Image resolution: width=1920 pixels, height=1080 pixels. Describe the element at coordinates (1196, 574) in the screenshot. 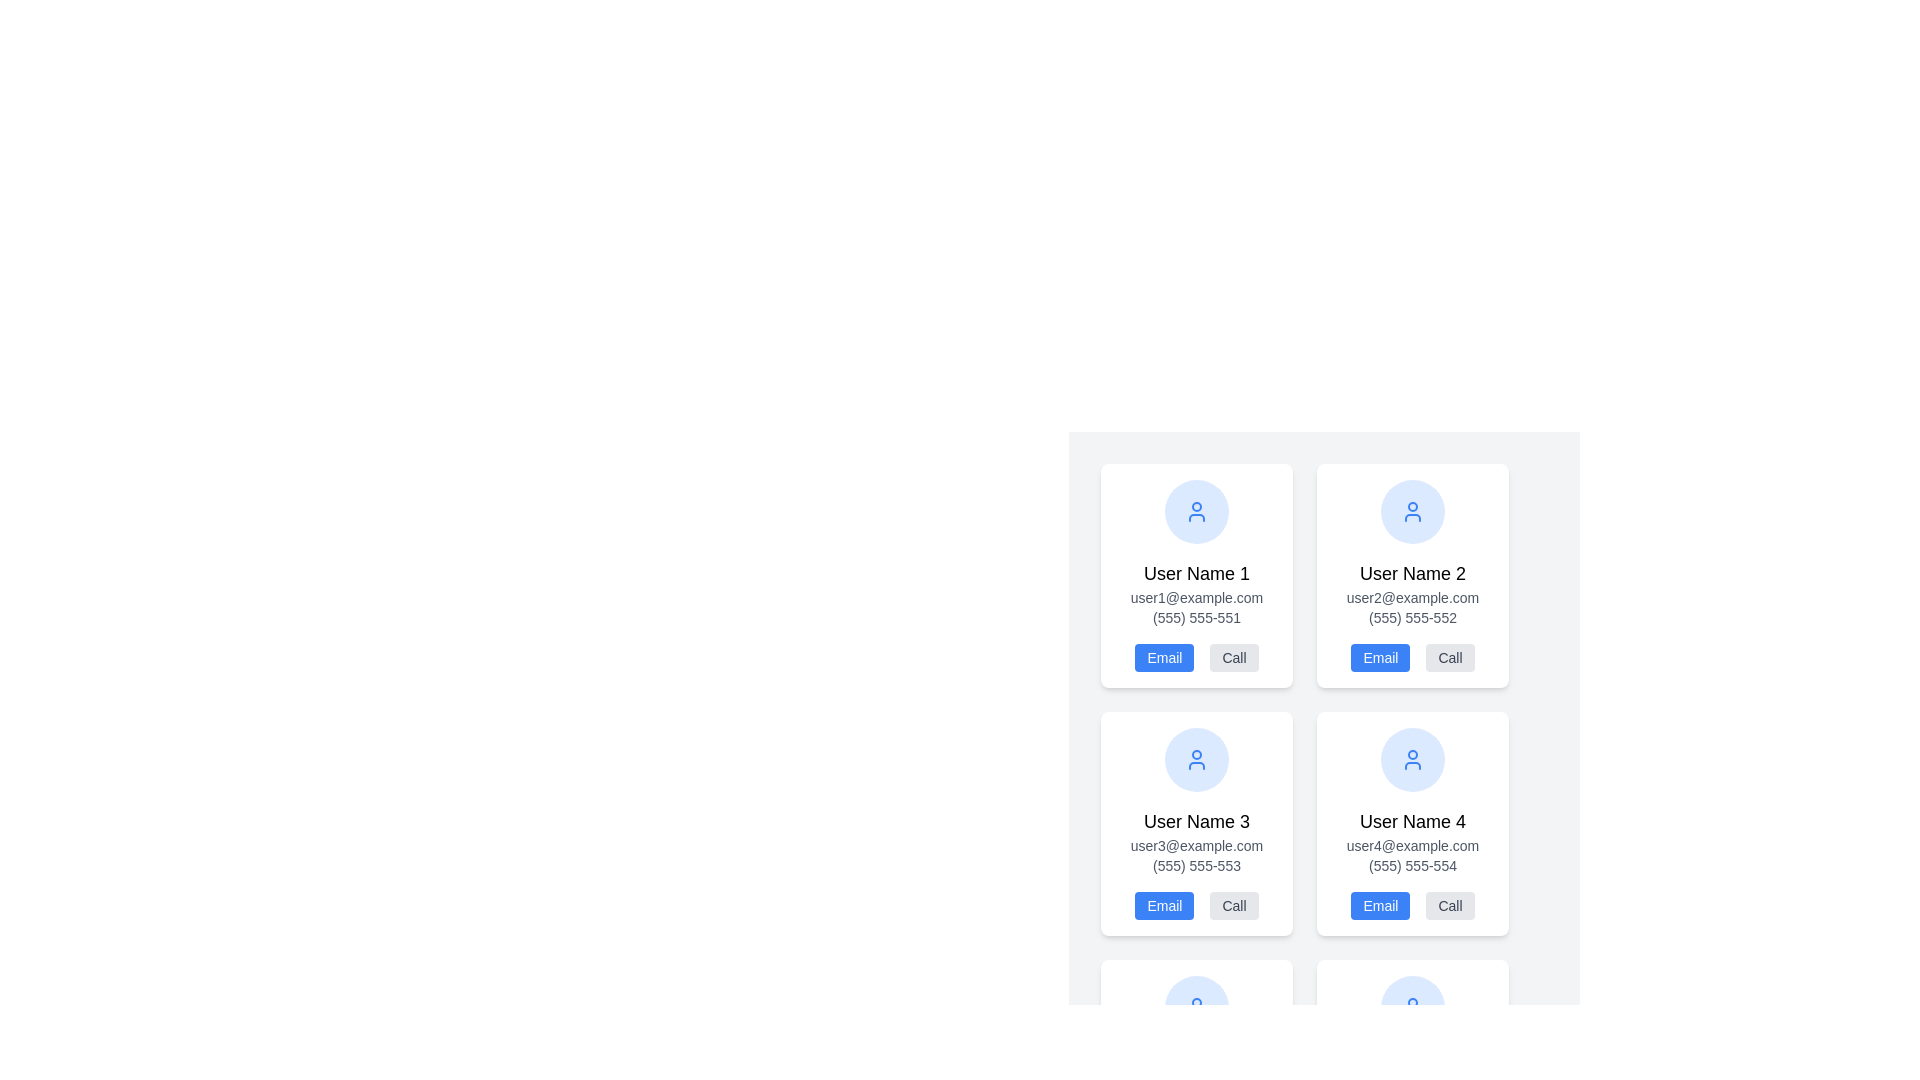

I see `the Text Label displaying the user's name, located within a card in the top left quadrant of the grid layout, positioned below a circular icon placeholder and above the email text 'user1@example.com'` at that location.